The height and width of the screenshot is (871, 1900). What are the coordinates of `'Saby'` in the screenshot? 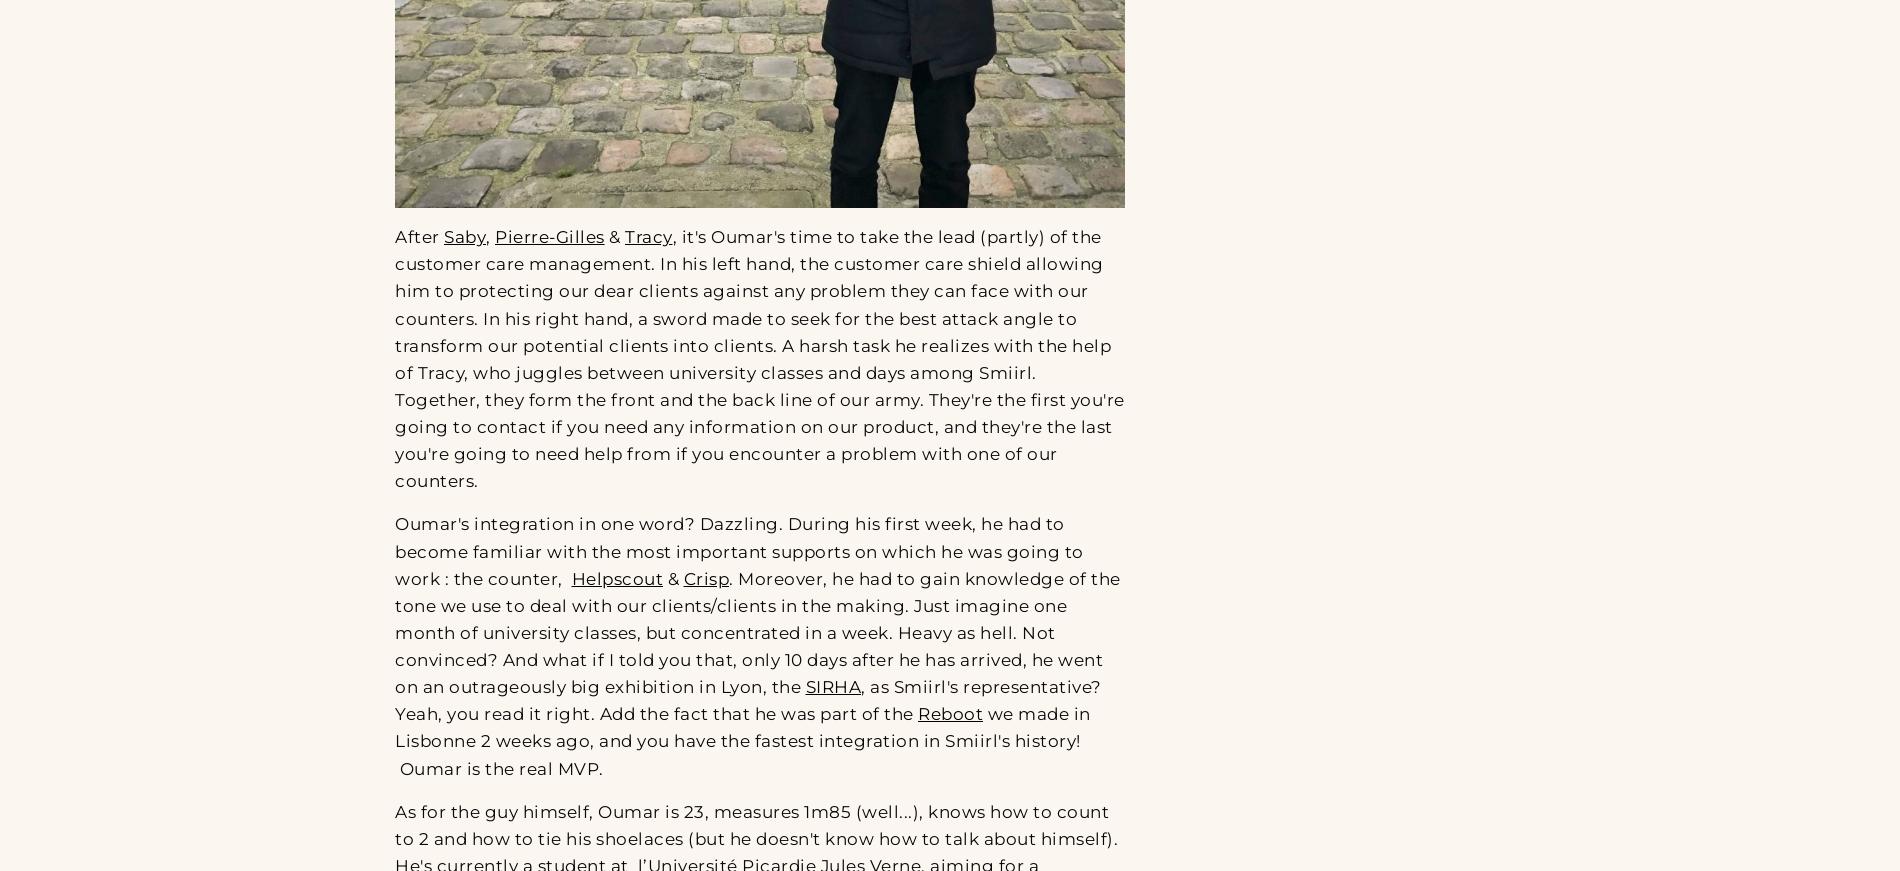 It's located at (443, 236).